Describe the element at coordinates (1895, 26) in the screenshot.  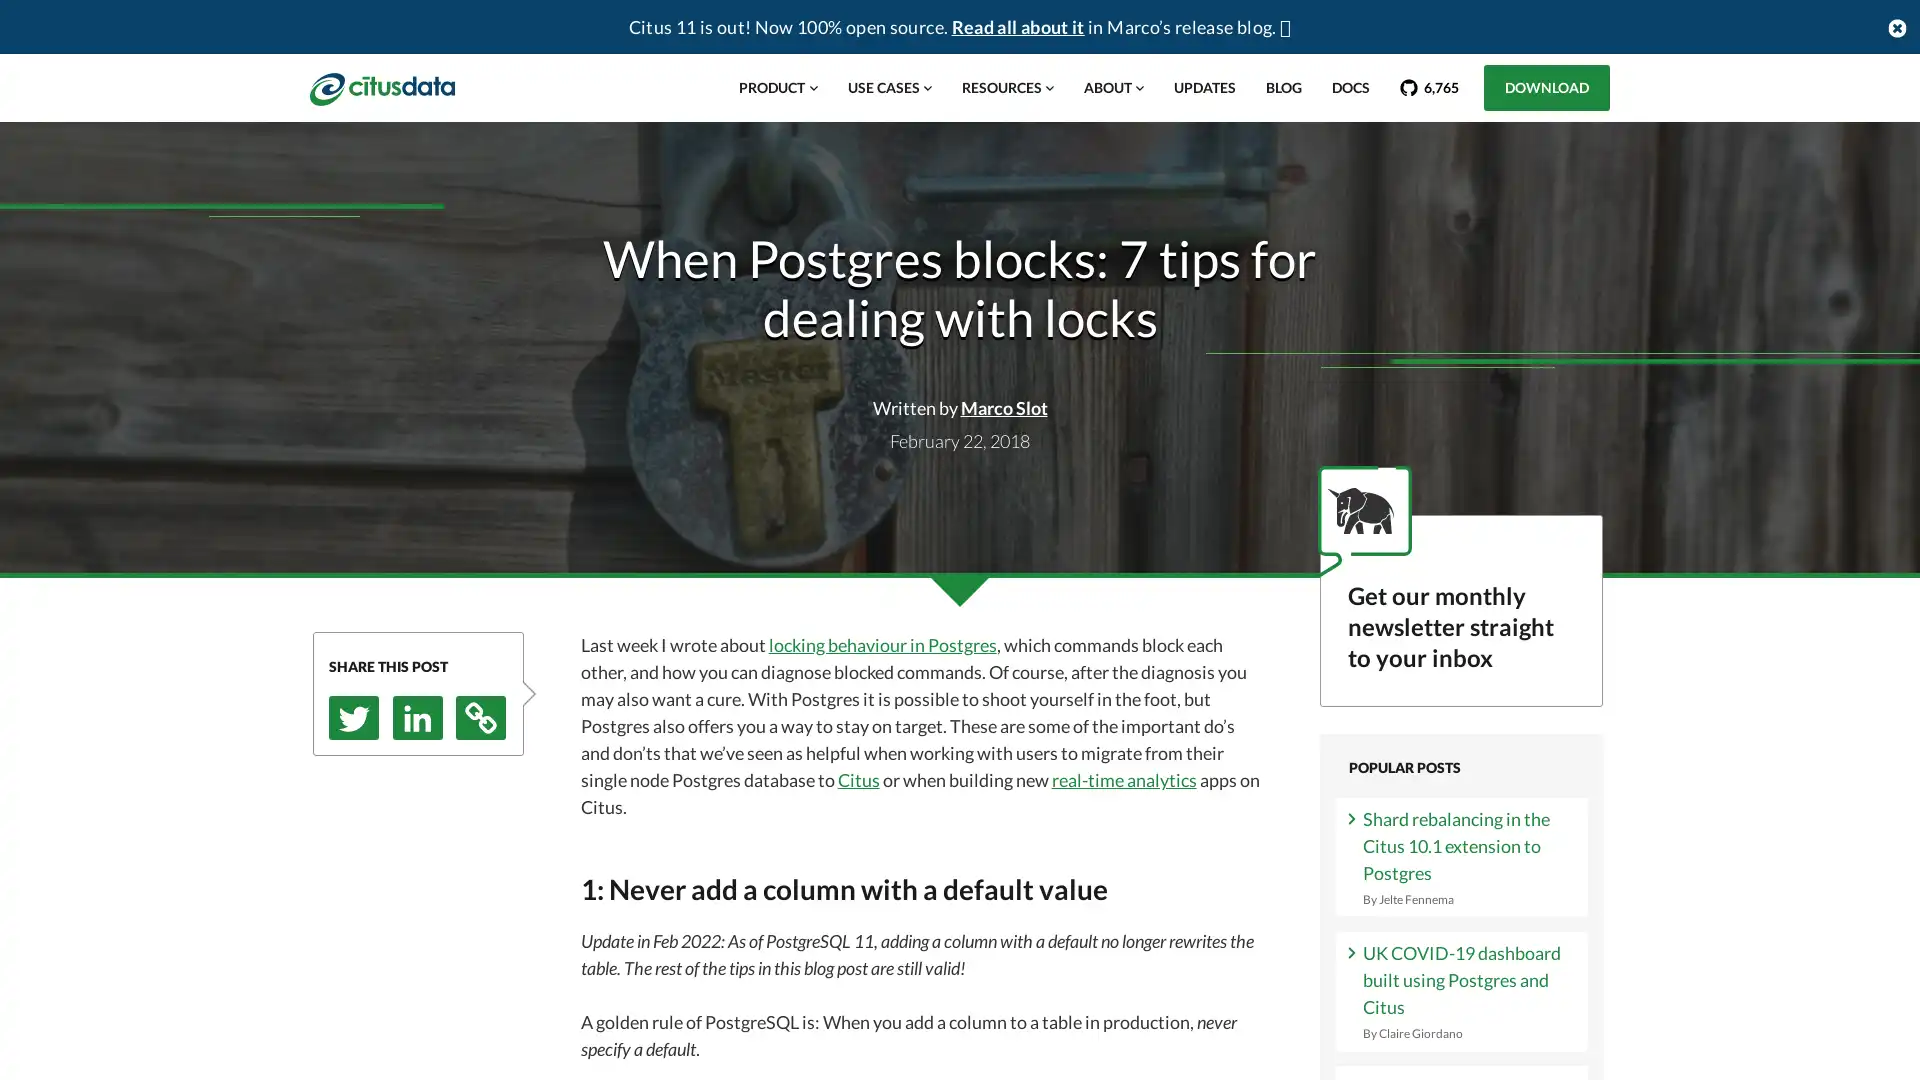
I see `Close notification bar button` at that location.